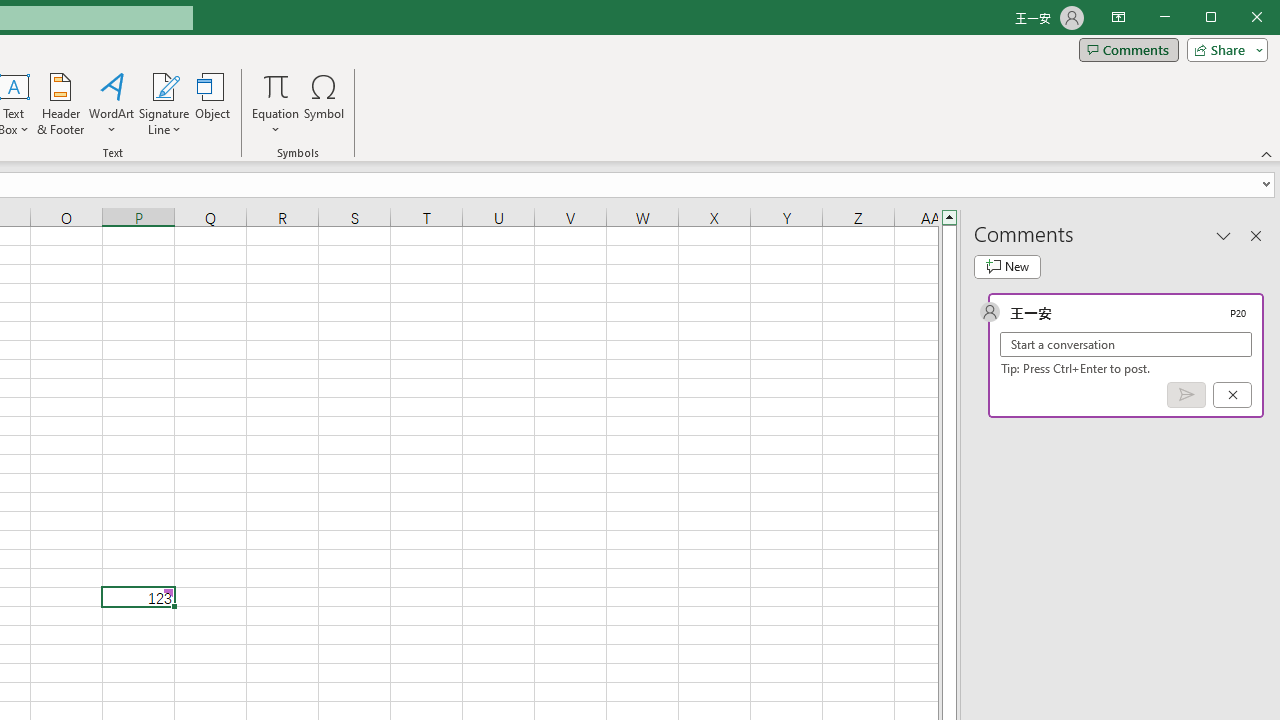 The height and width of the screenshot is (720, 1280). Describe the element at coordinates (274, 104) in the screenshot. I see `'Equation'` at that location.